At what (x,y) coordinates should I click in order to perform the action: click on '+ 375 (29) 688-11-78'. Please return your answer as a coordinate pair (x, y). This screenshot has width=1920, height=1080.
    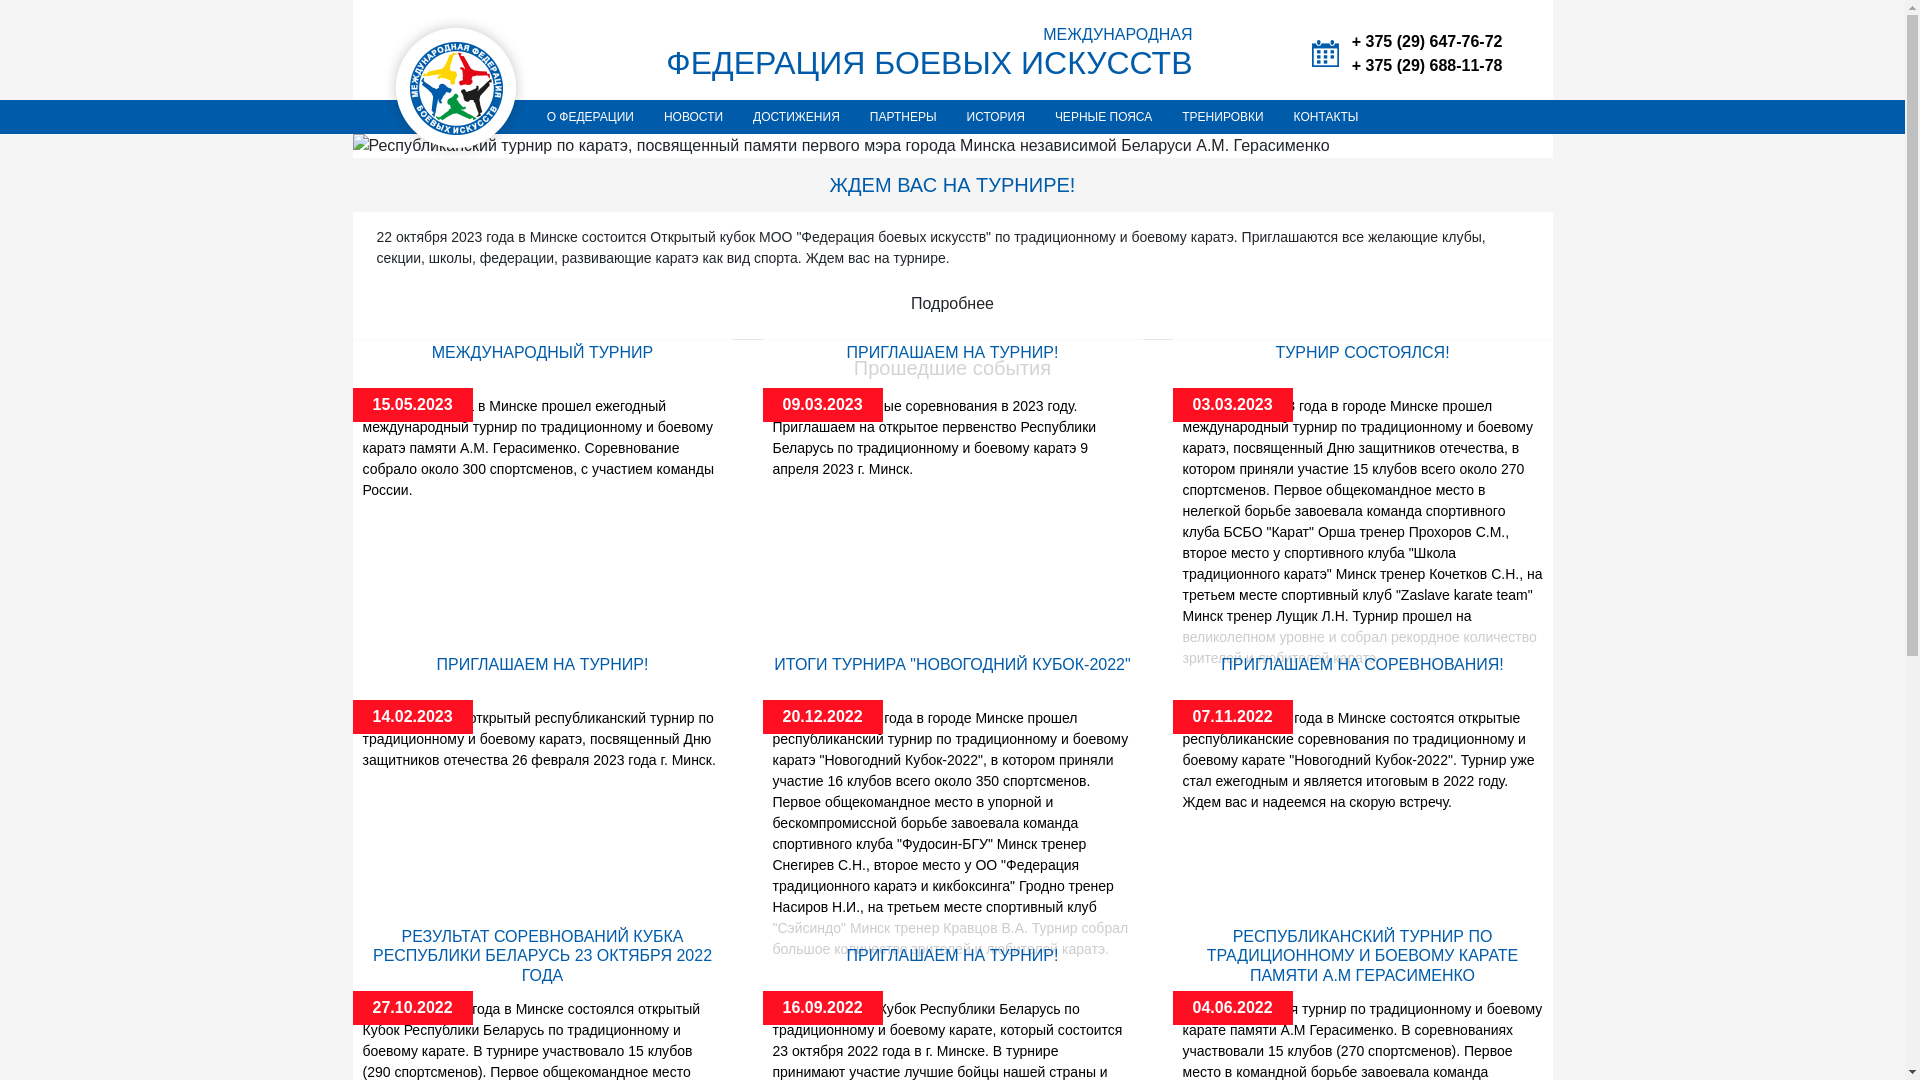
    Looking at the image, I should click on (1352, 64).